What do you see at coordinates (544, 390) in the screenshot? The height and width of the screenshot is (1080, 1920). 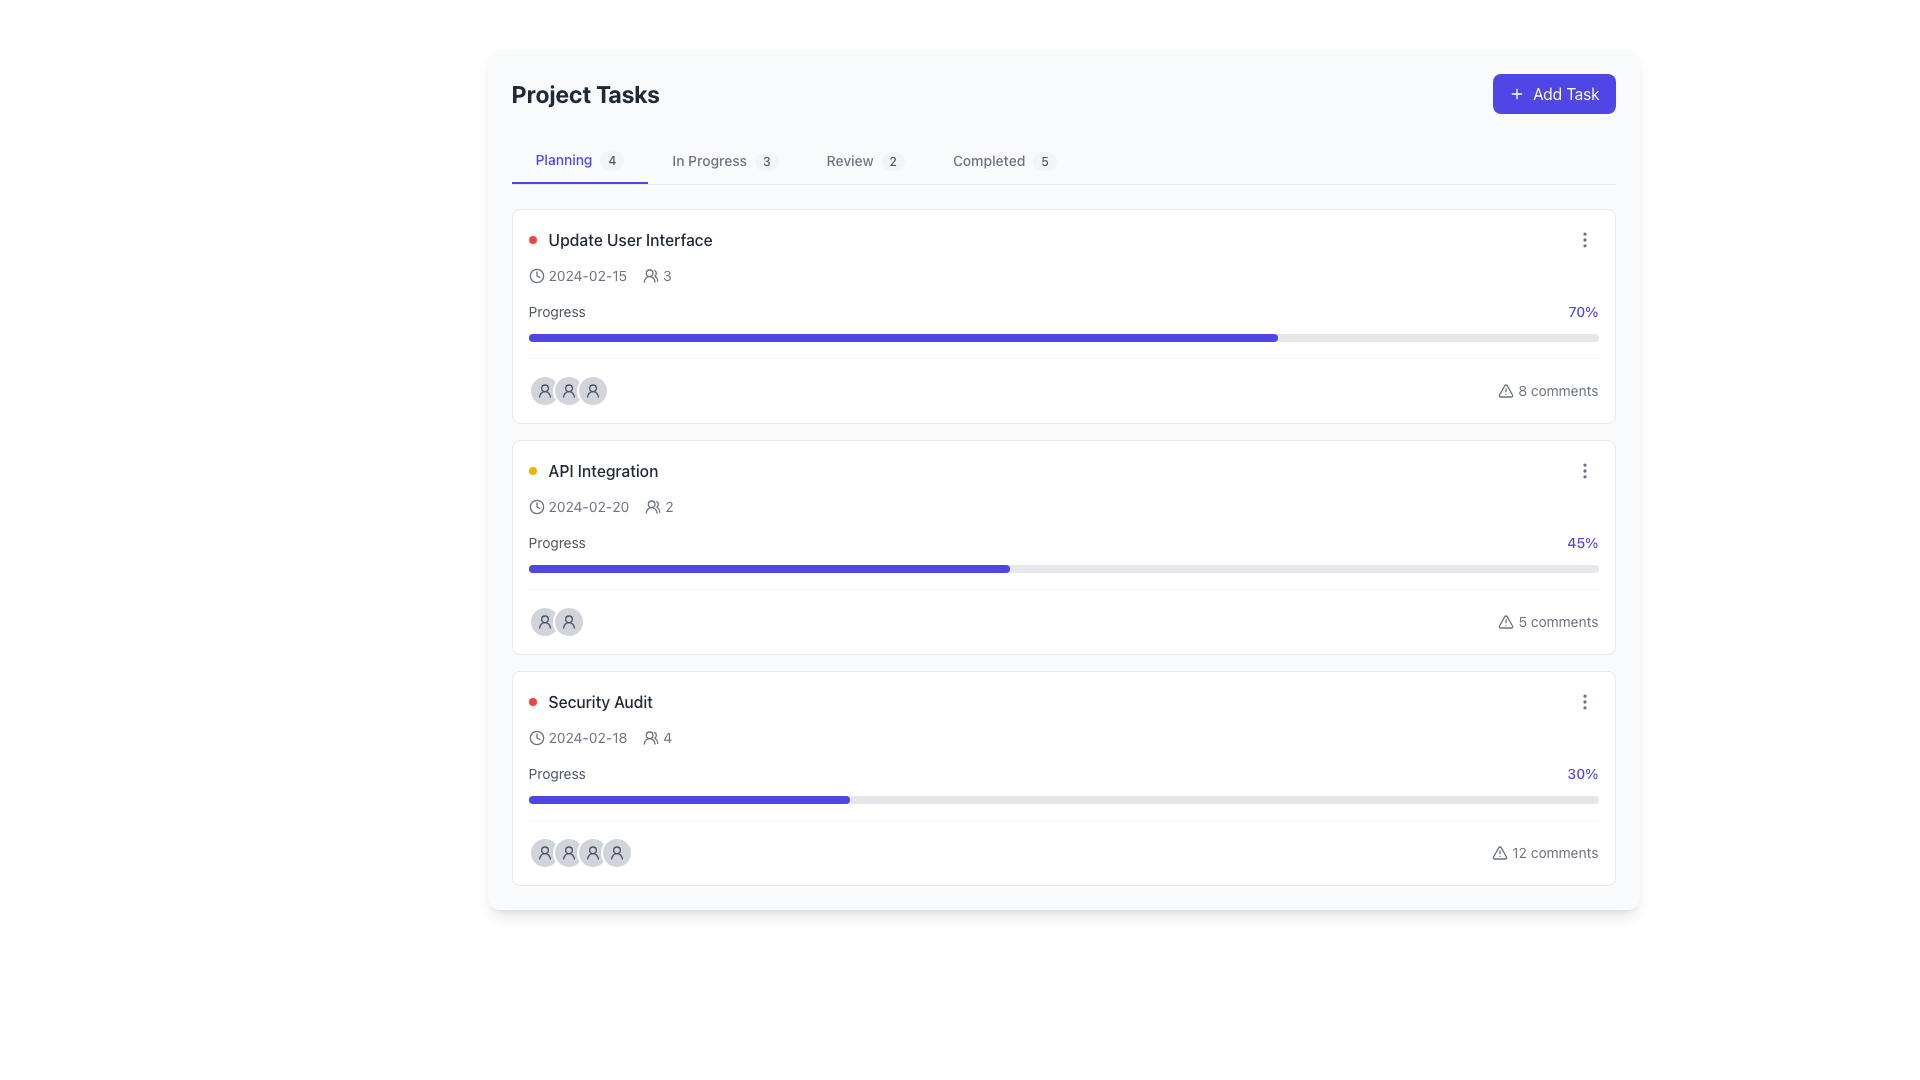 I see `the user avatar icon, which is the third icon in the group of user icons at the bottom of the 'Update User Interface' task section in the 'Planning' tab of the 'Project Tasks' interface` at bounding box center [544, 390].